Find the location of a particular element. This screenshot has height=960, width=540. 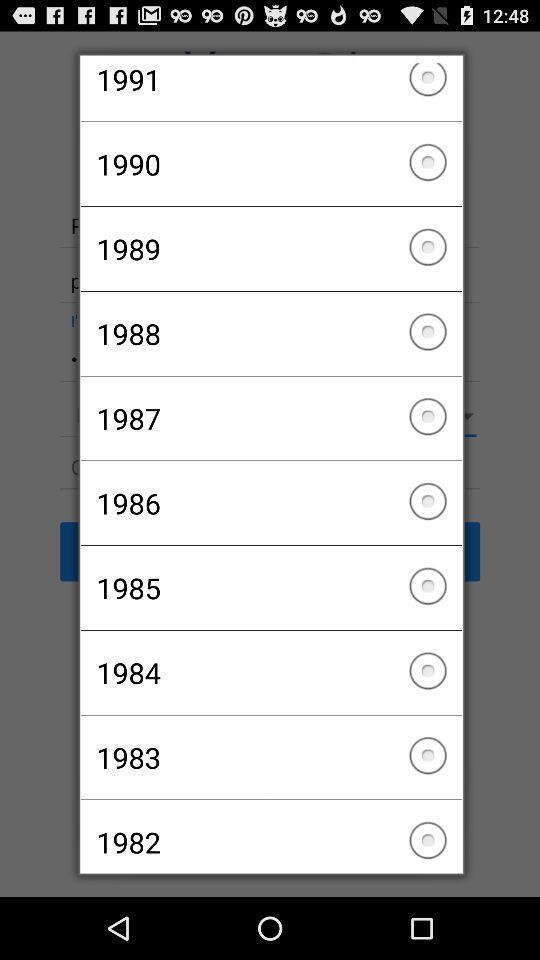

the icon above 1982 item is located at coordinates (270, 756).